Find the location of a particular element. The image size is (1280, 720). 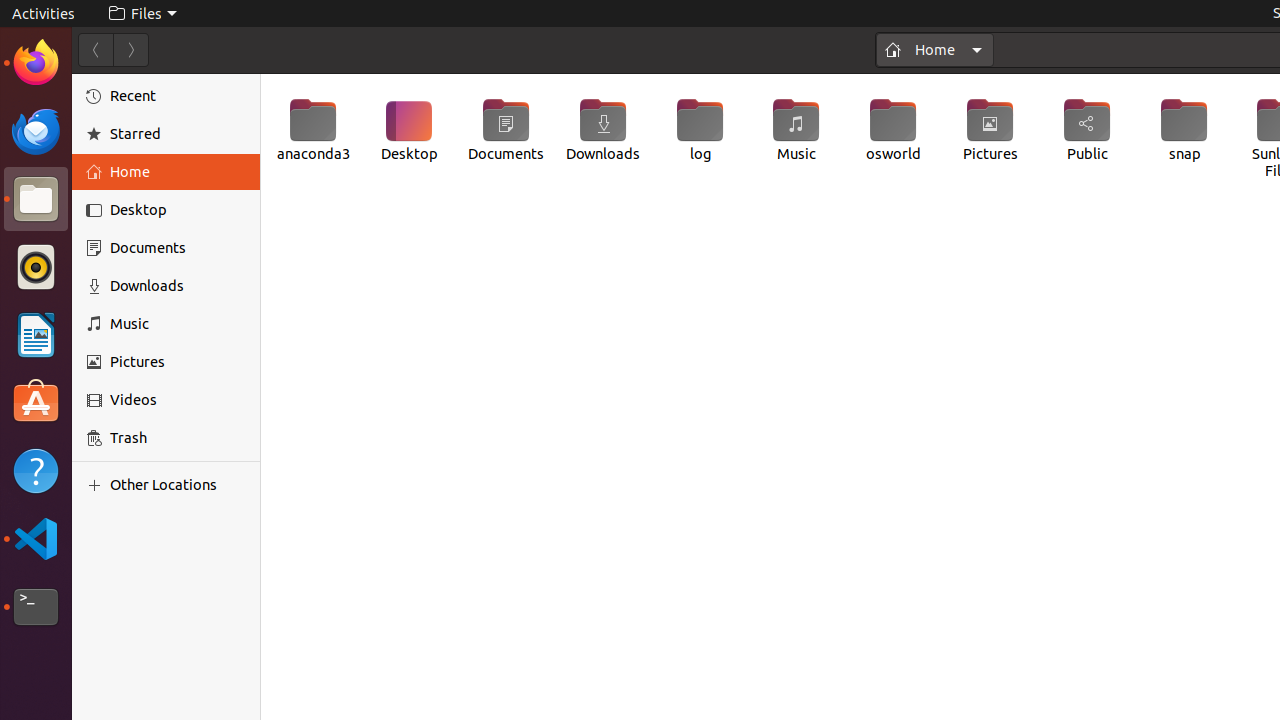

'Starred' is located at coordinates (178, 133).